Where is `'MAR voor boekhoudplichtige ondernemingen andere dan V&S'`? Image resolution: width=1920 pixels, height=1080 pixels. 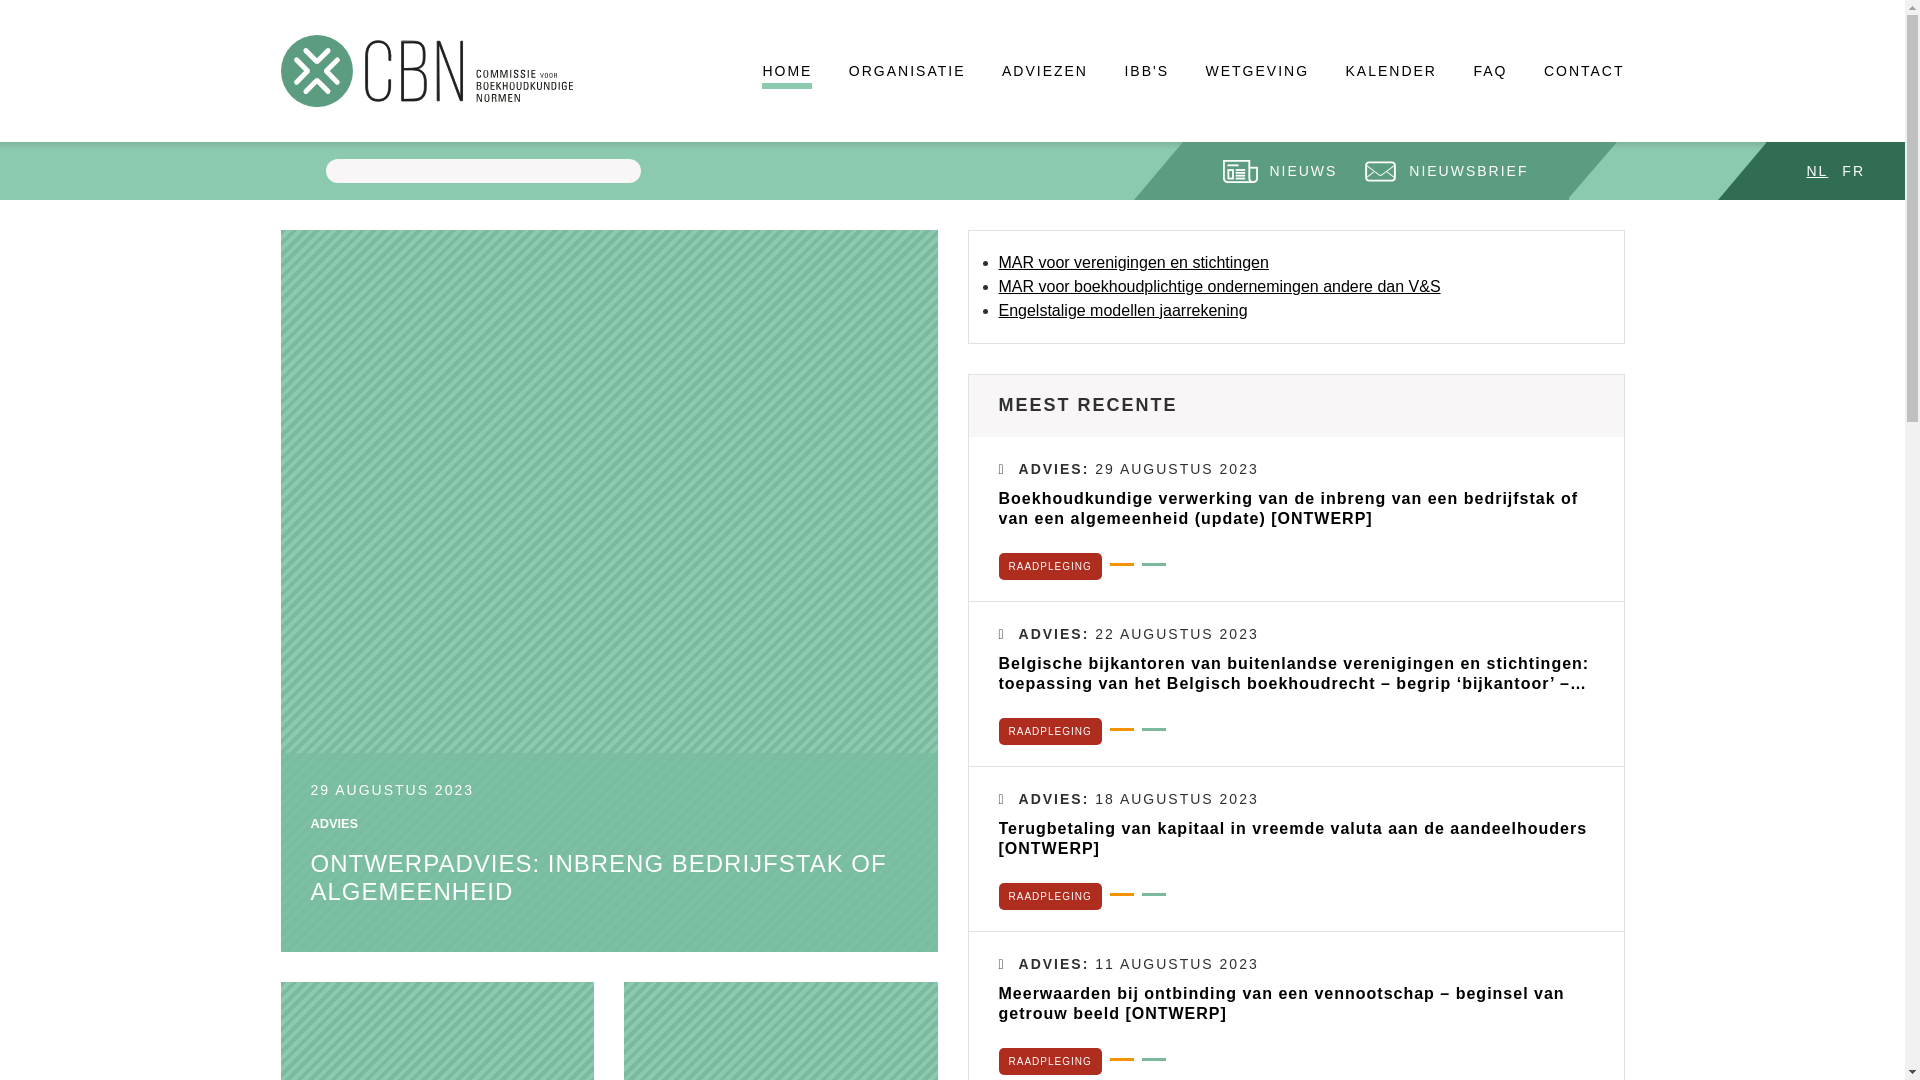
'MAR voor boekhoudplichtige ondernemingen andere dan V&S' is located at coordinates (1218, 286).